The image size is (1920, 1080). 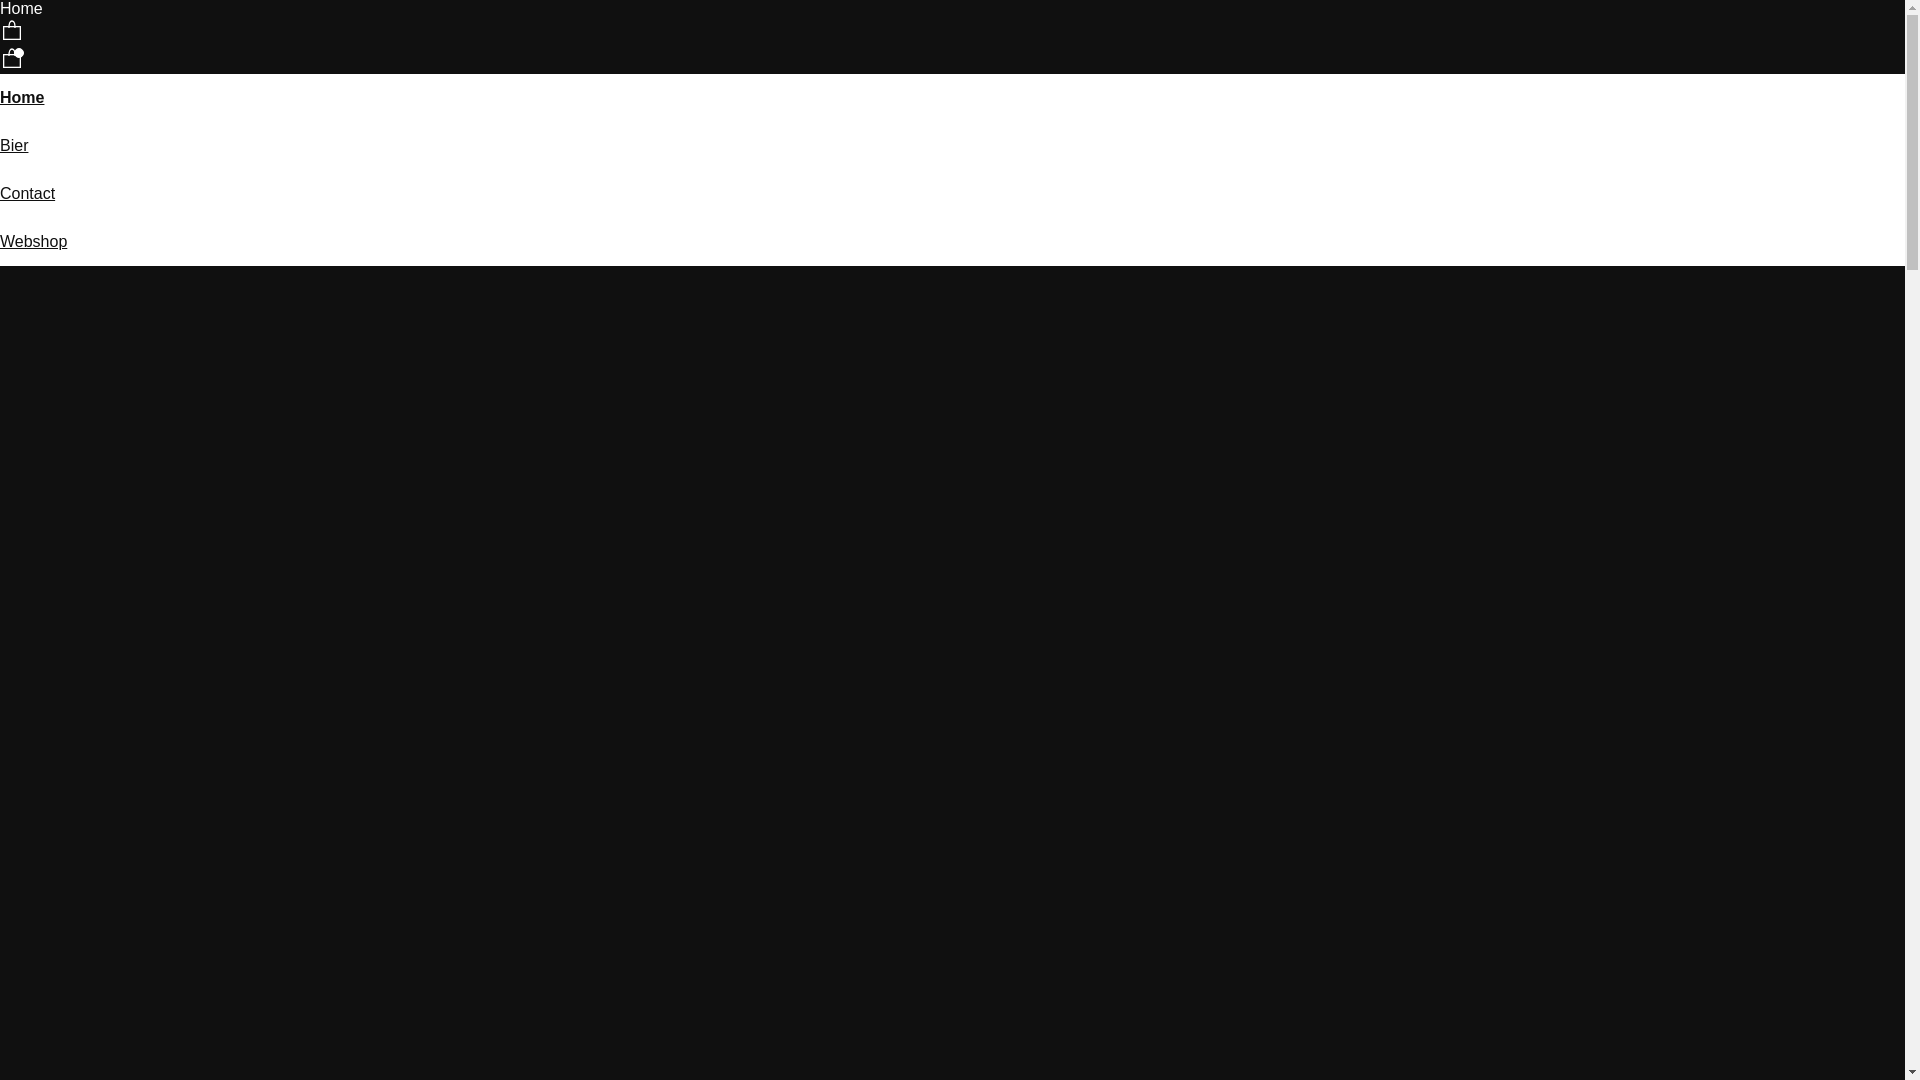 What do you see at coordinates (14, 144) in the screenshot?
I see `'Bier'` at bounding box center [14, 144].